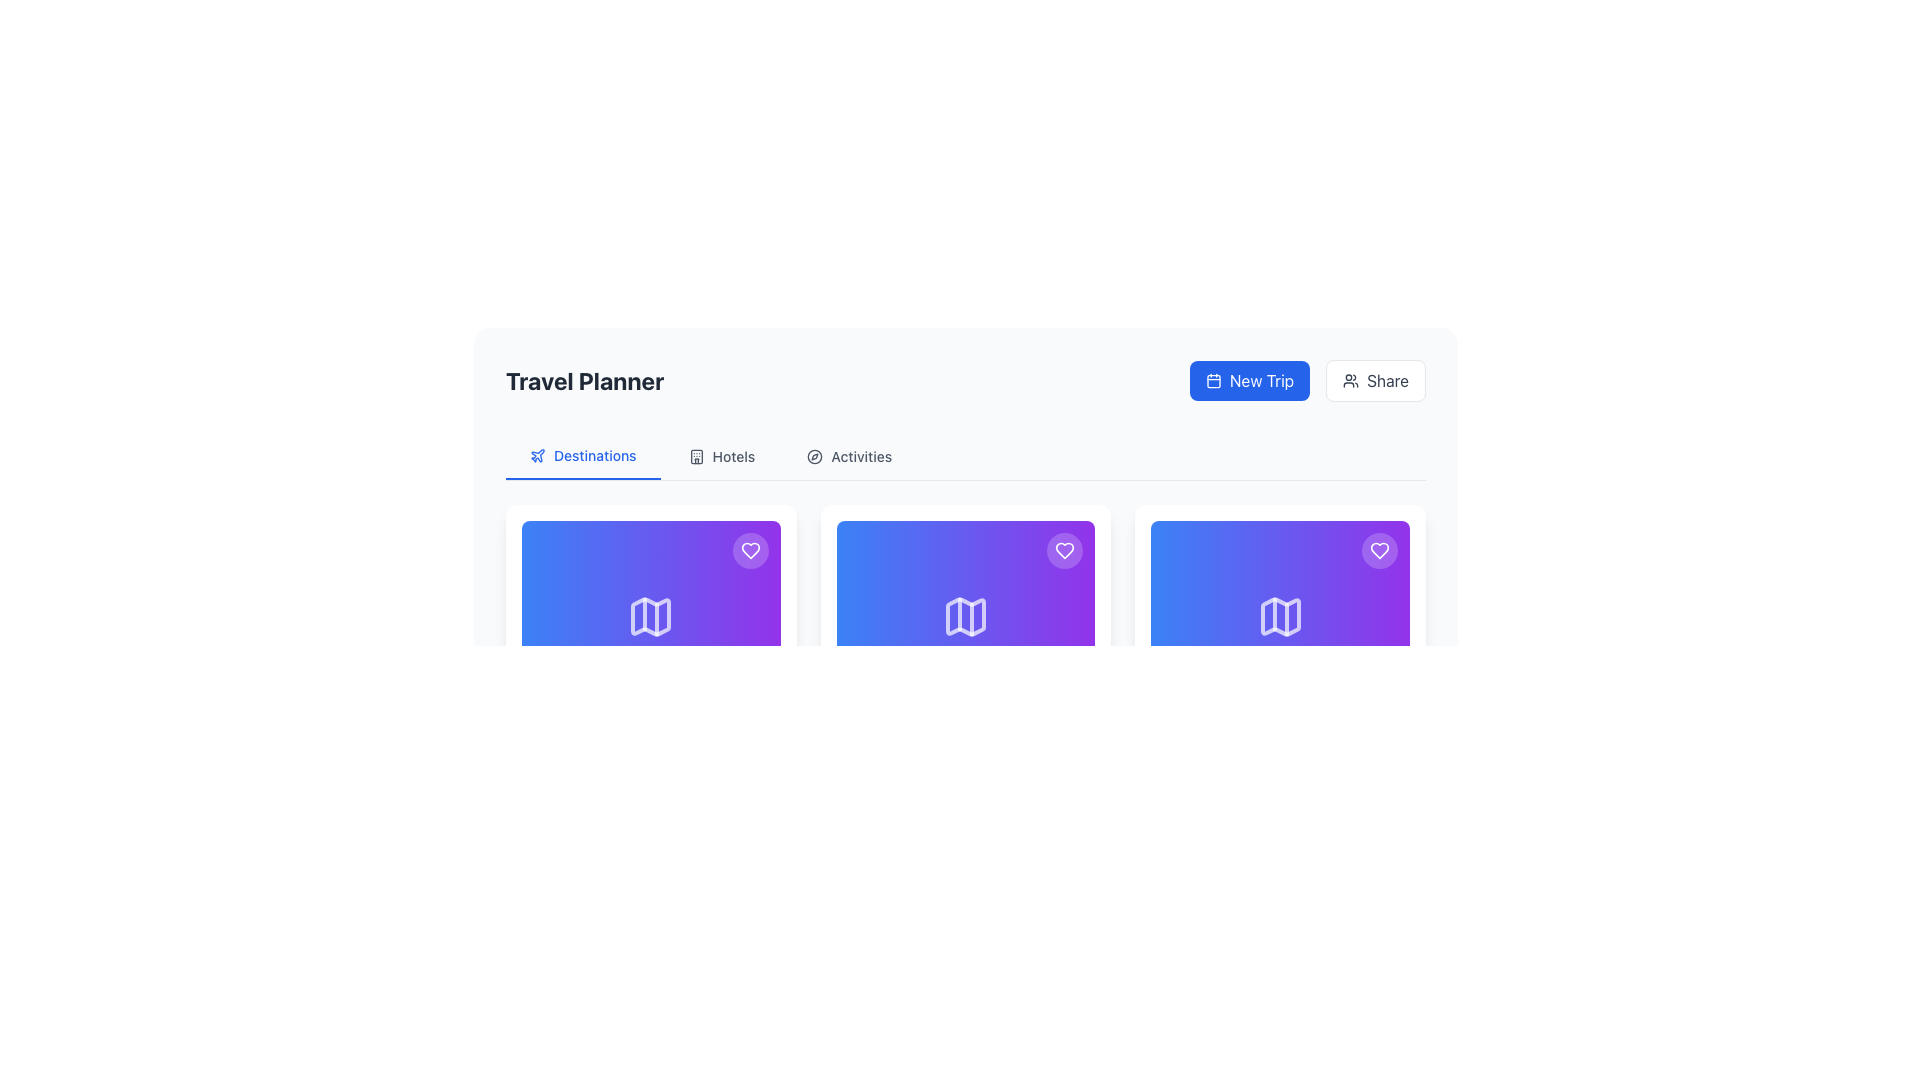 This screenshot has width=1920, height=1080. Describe the element at coordinates (1378, 551) in the screenshot. I see `the favorite icon located at the top-right corner of the second card in a horizontally scrolling list` at that location.